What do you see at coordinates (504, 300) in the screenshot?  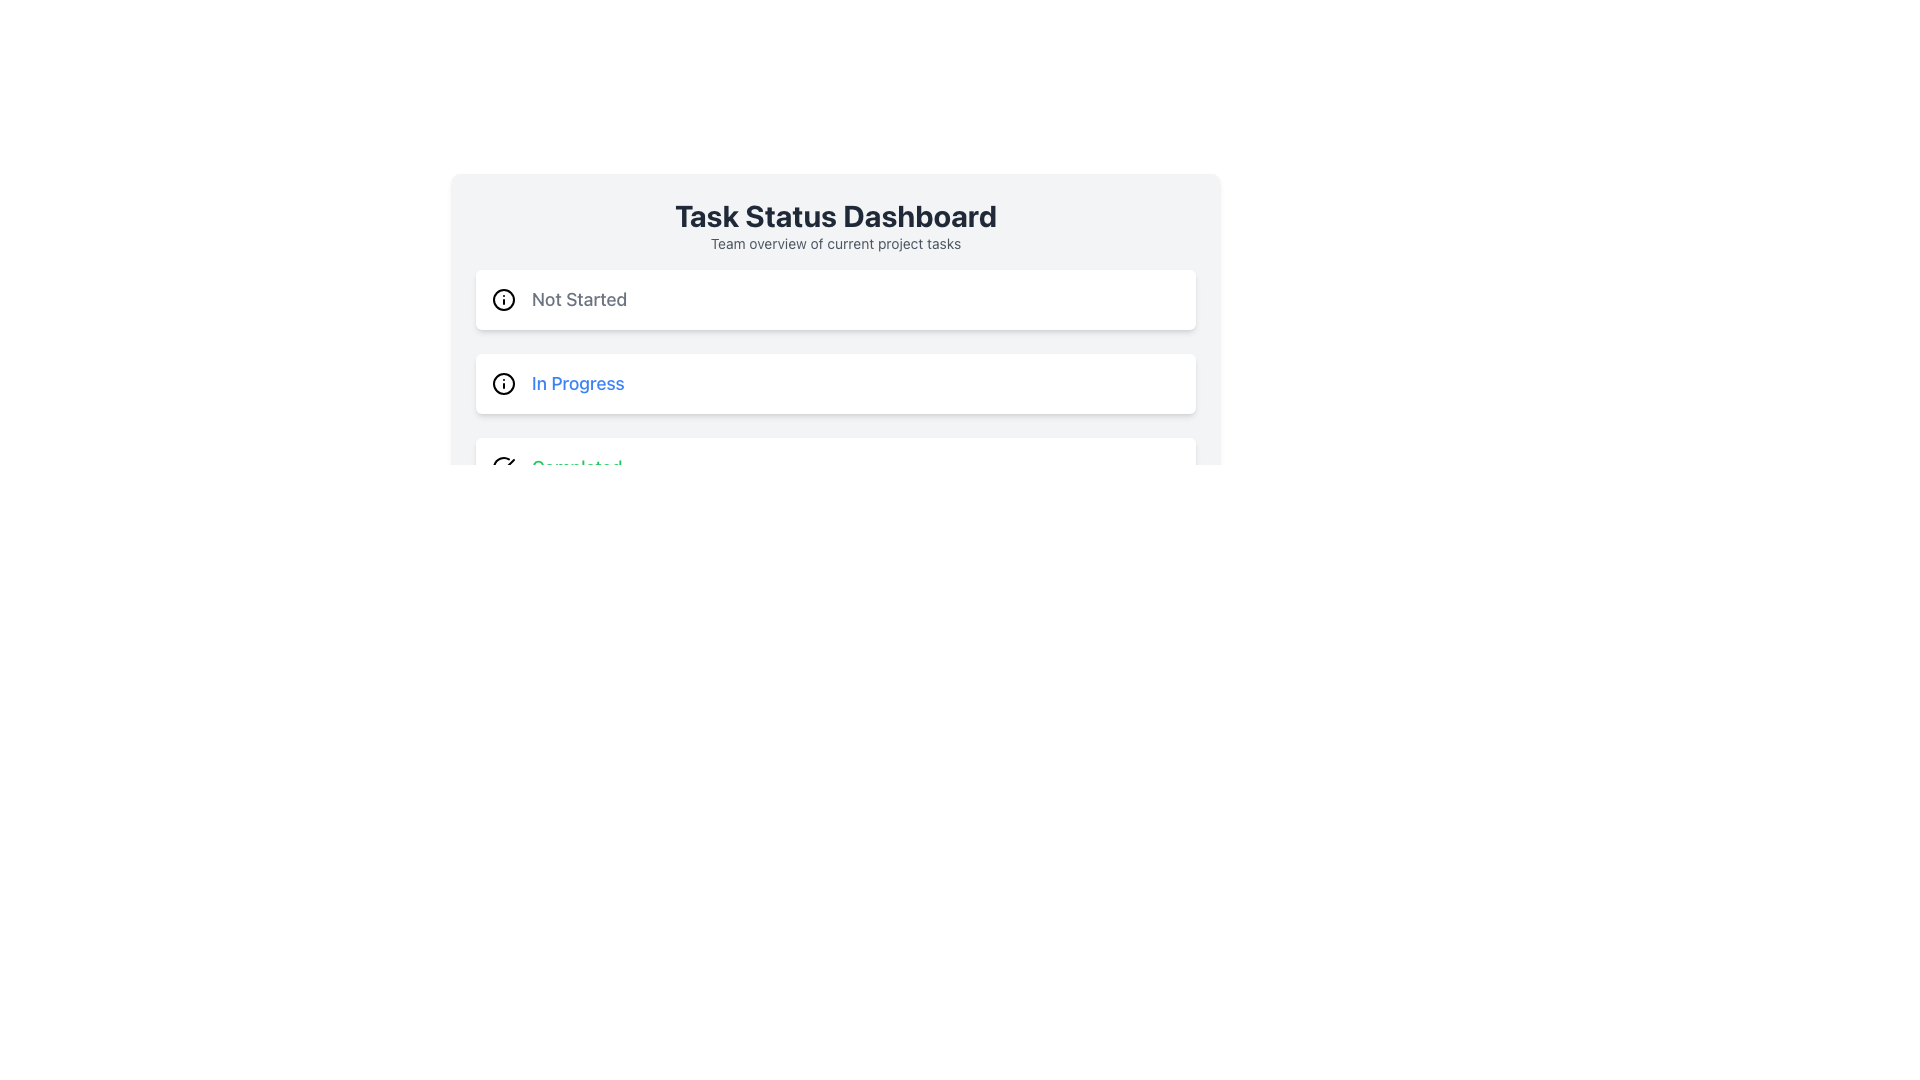 I see `the associated status information by clicking on the circular icon with a central dot and a vertical line segment below it, located in the 'Not Started' task status panel` at bounding box center [504, 300].